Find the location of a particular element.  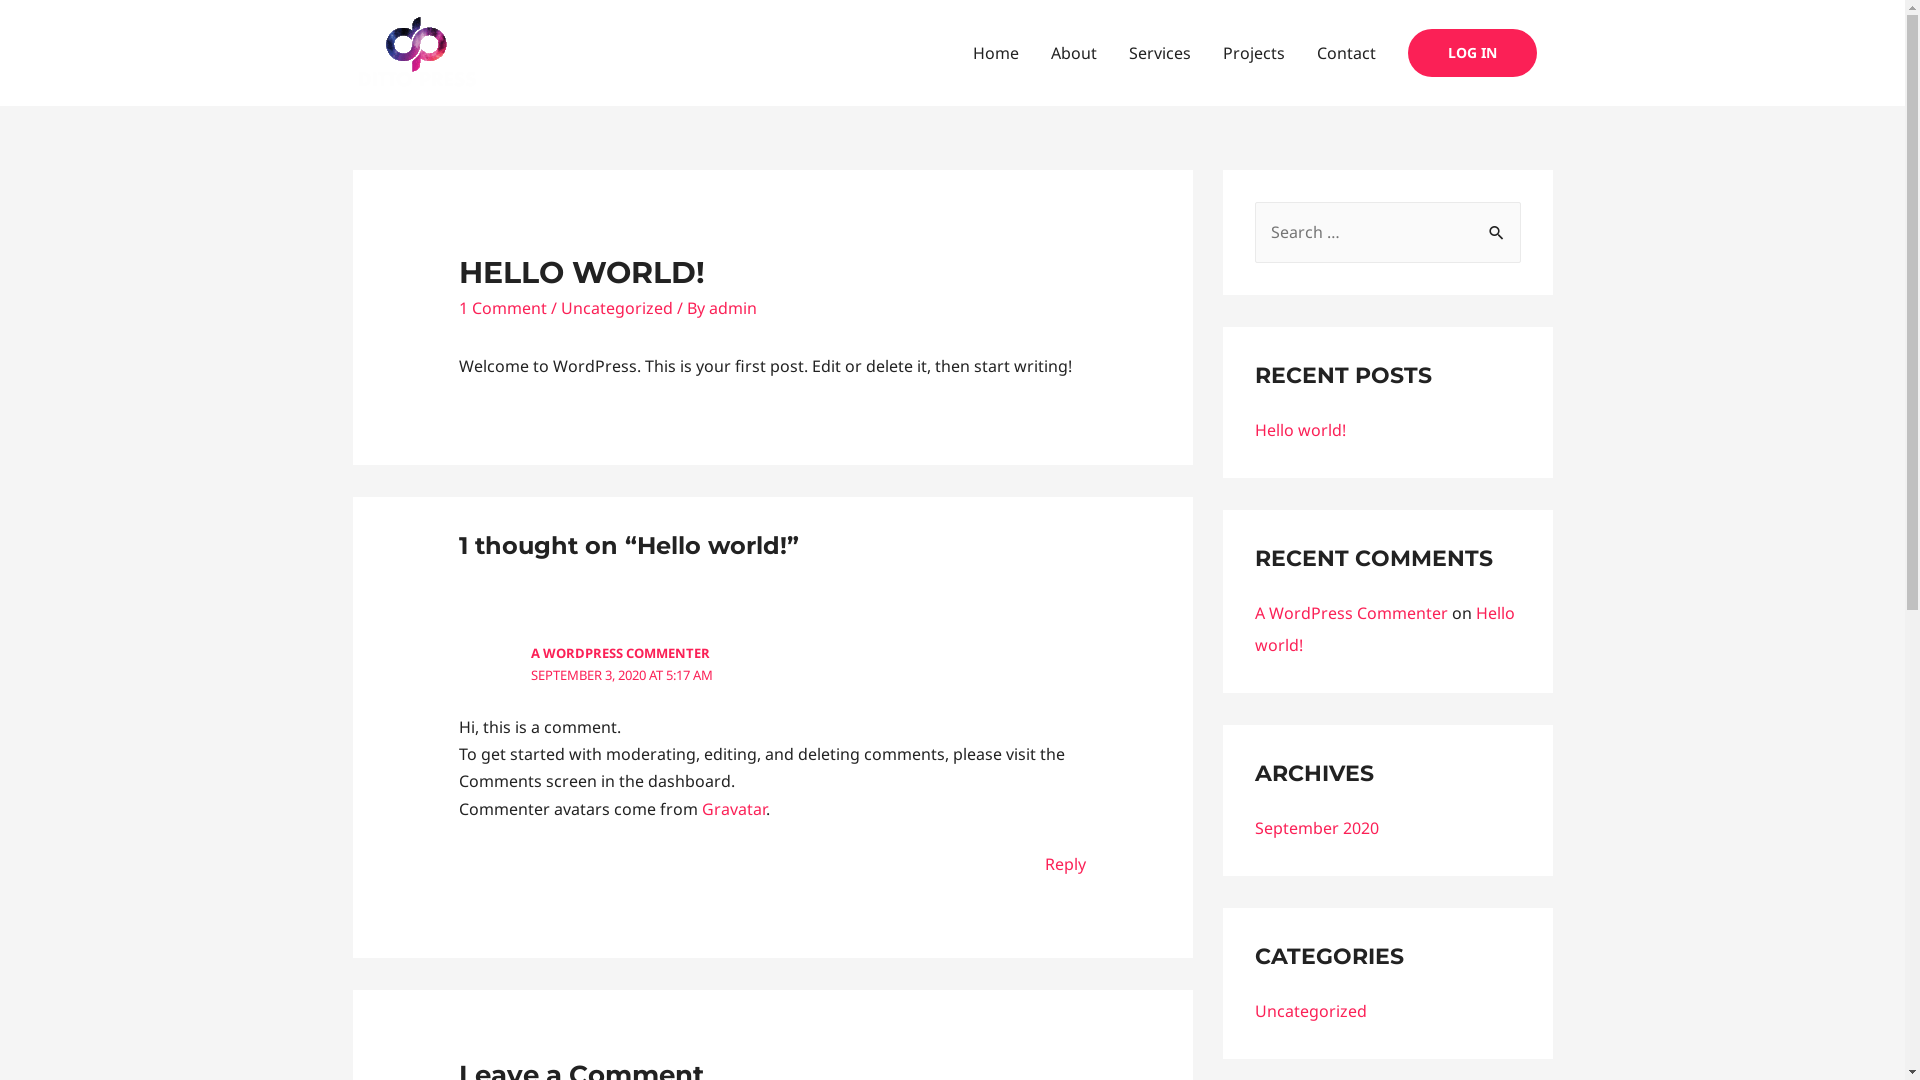

'About' is located at coordinates (1033, 52).